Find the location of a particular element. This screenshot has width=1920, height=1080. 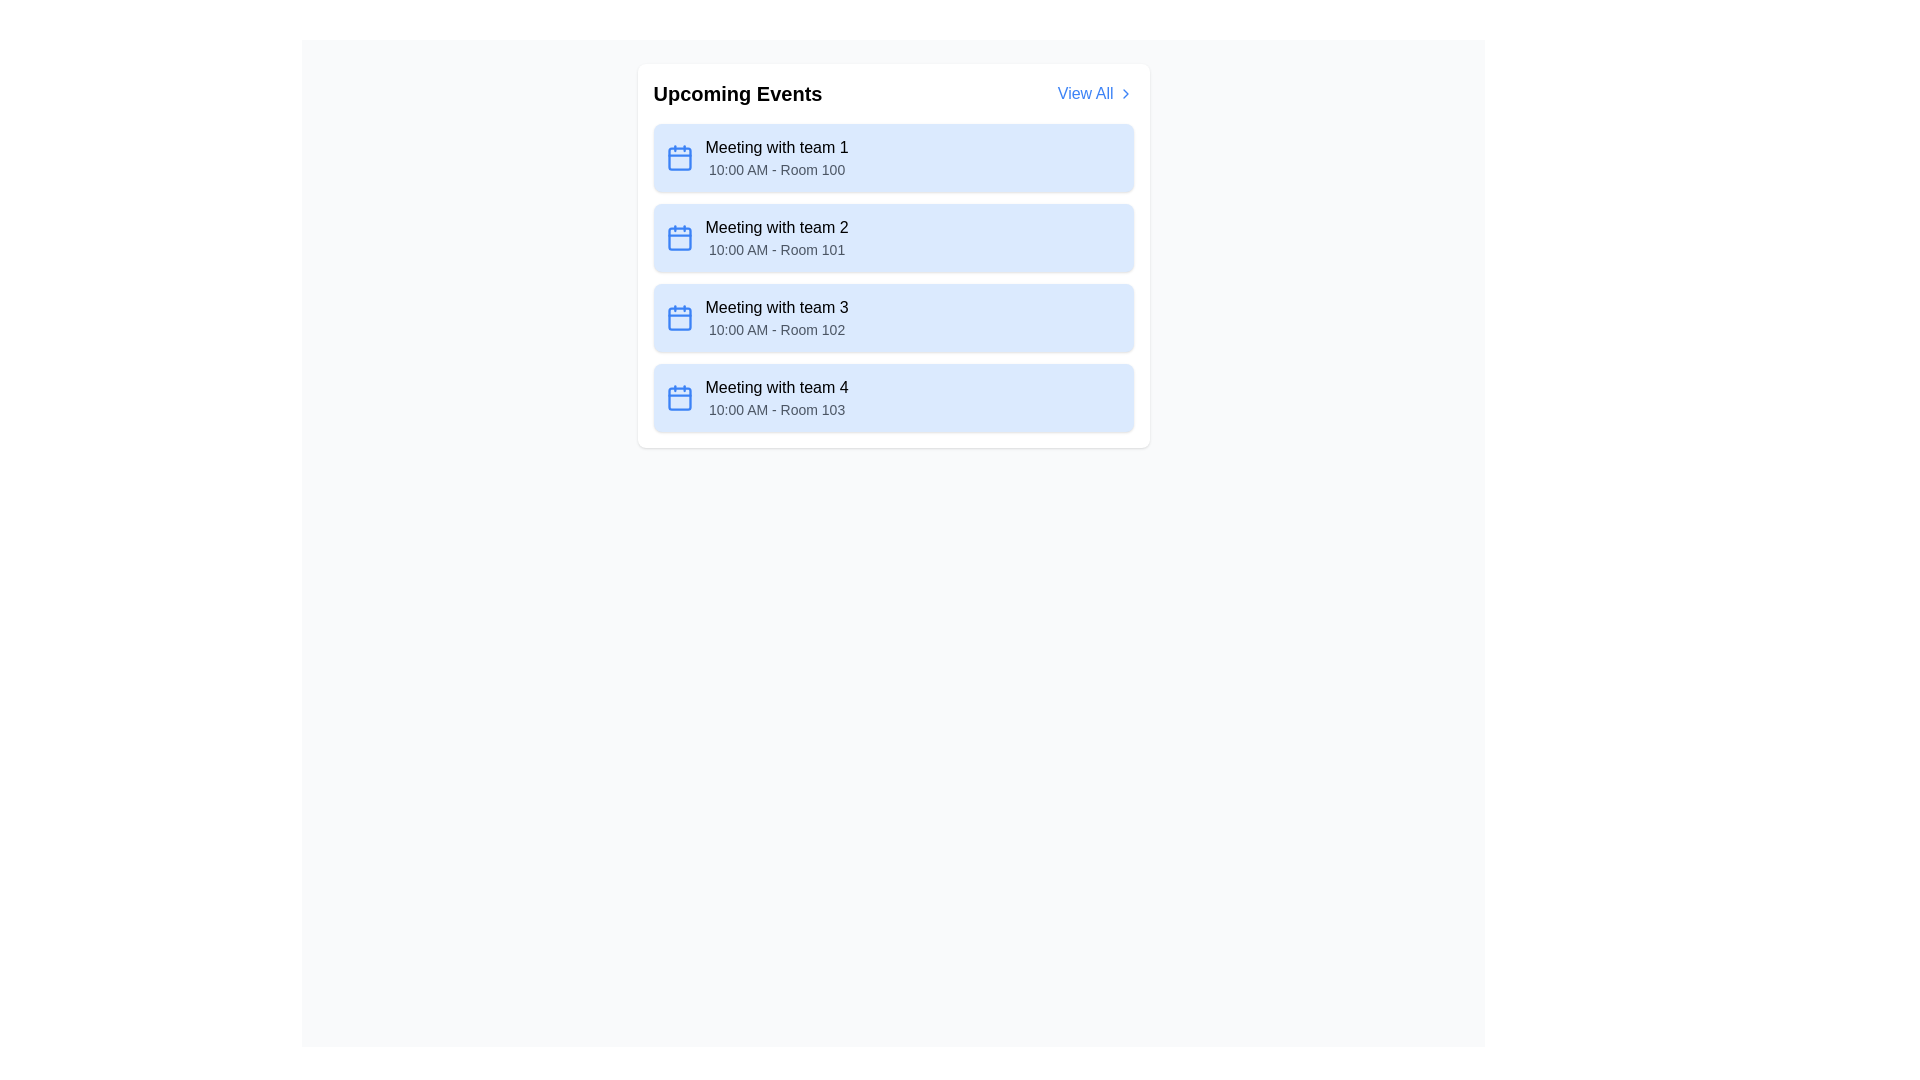

the blue calendar icon located within the light blue card containing the text 'Meeting with team 4' and '10:00 AM - Room 103', positioned as the leftmost icon in the fourth card of a list of events is located at coordinates (679, 397).